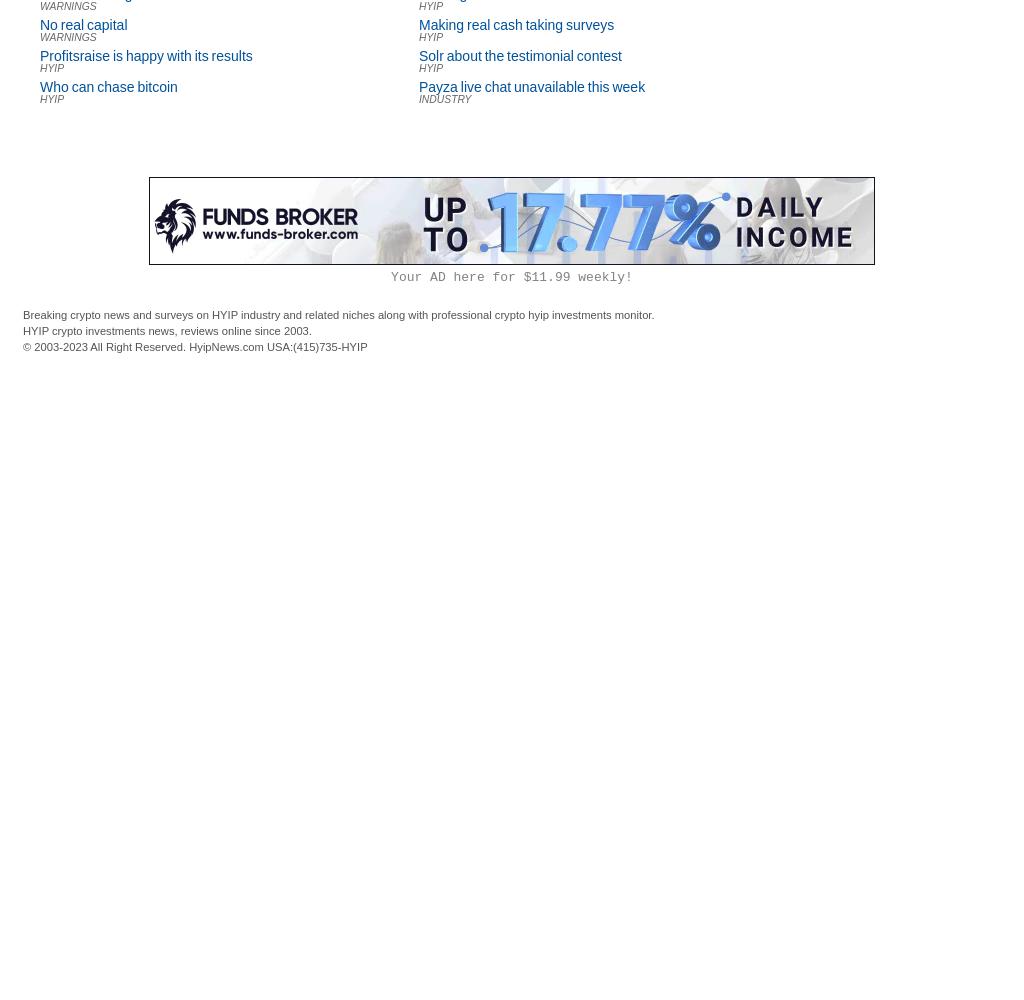 Image resolution: width=1024 pixels, height=1000 pixels. Describe the element at coordinates (166, 329) in the screenshot. I see `'HYIP crypto investments news, reviews online since 2003.'` at that location.